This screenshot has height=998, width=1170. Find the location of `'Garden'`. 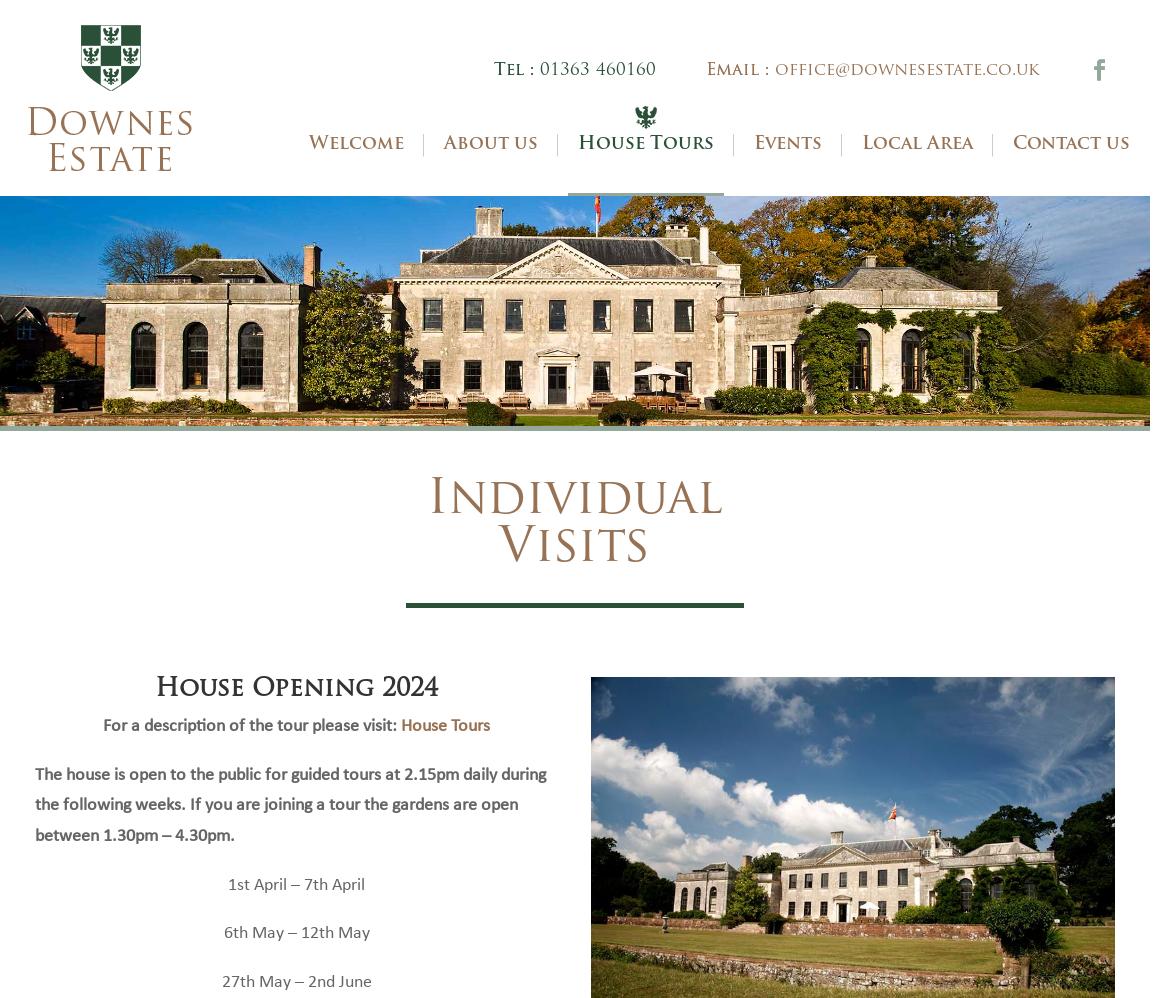

'Garden' is located at coordinates (657, 355).